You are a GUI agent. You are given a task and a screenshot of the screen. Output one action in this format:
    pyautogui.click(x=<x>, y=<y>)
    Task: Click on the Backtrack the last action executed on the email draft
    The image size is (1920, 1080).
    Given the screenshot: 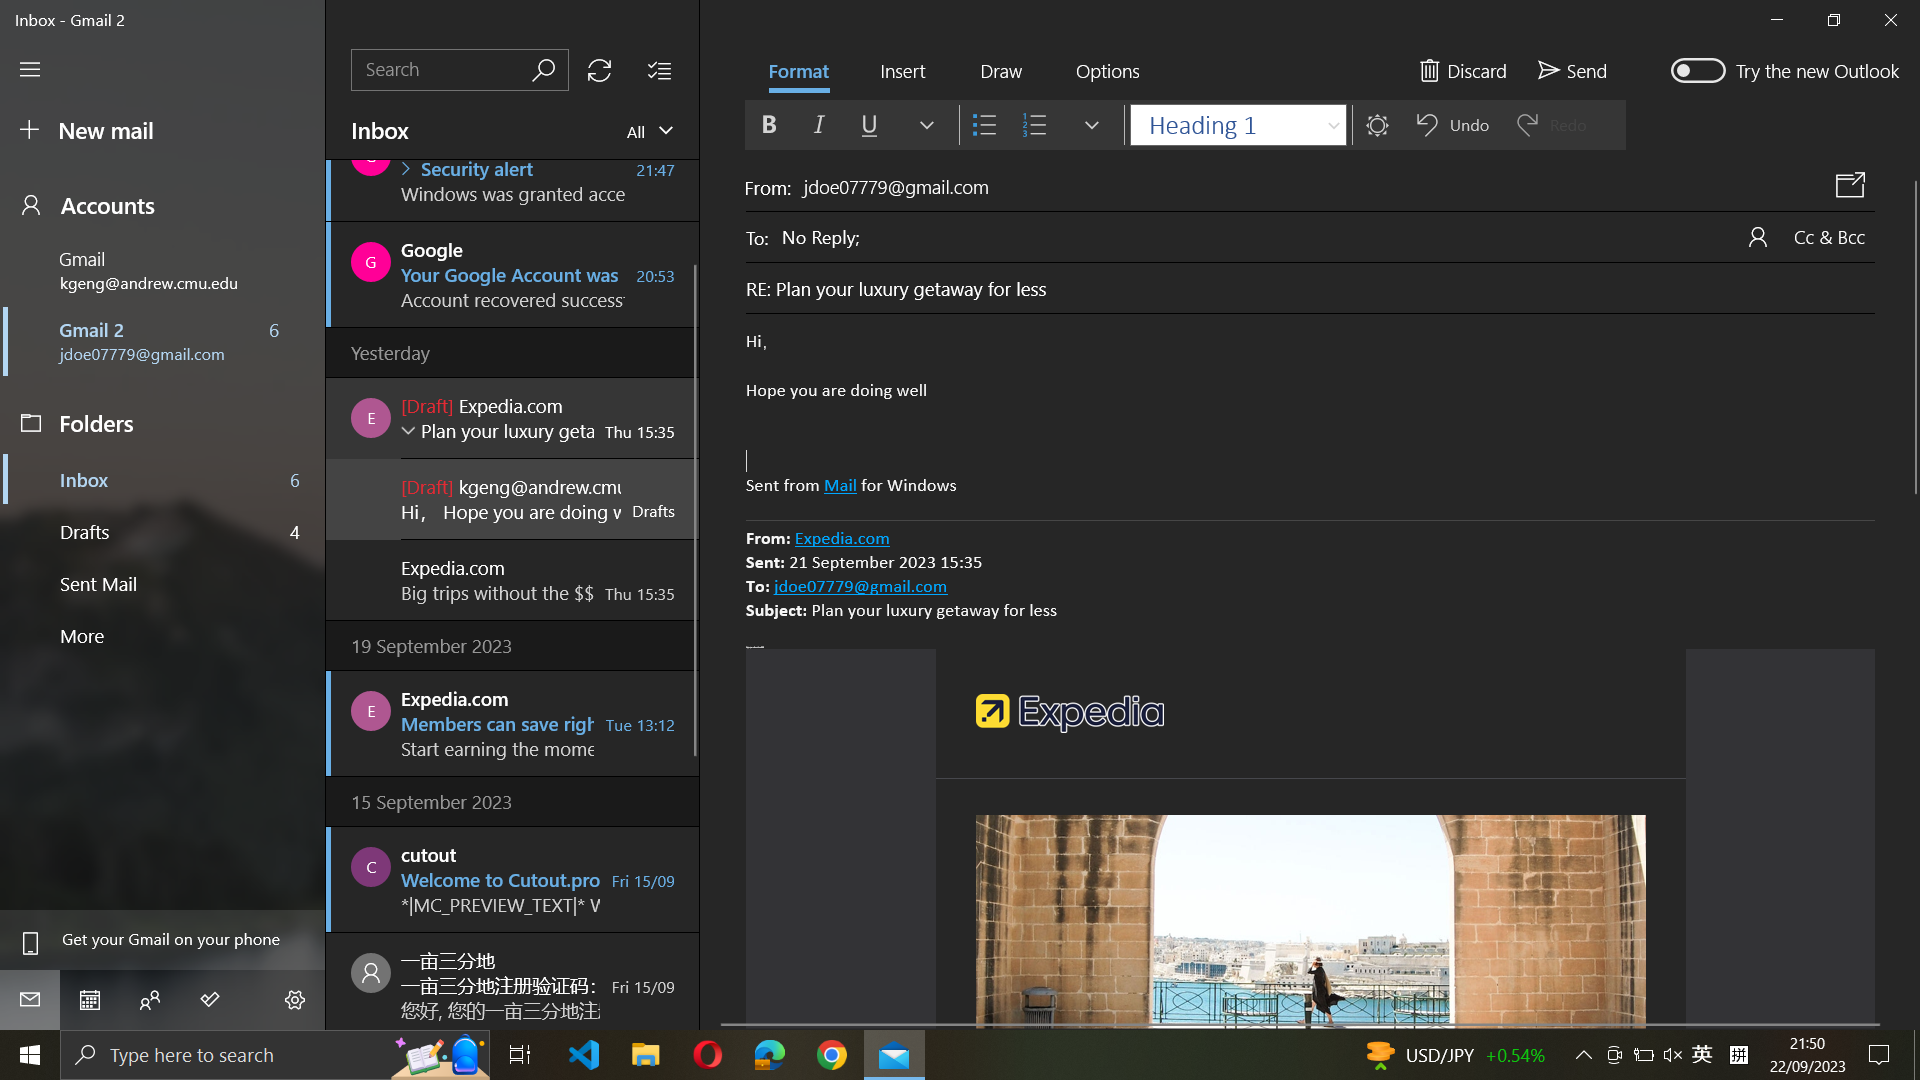 What is the action you would take?
    pyautogui.click(x=1310, y=414)
    